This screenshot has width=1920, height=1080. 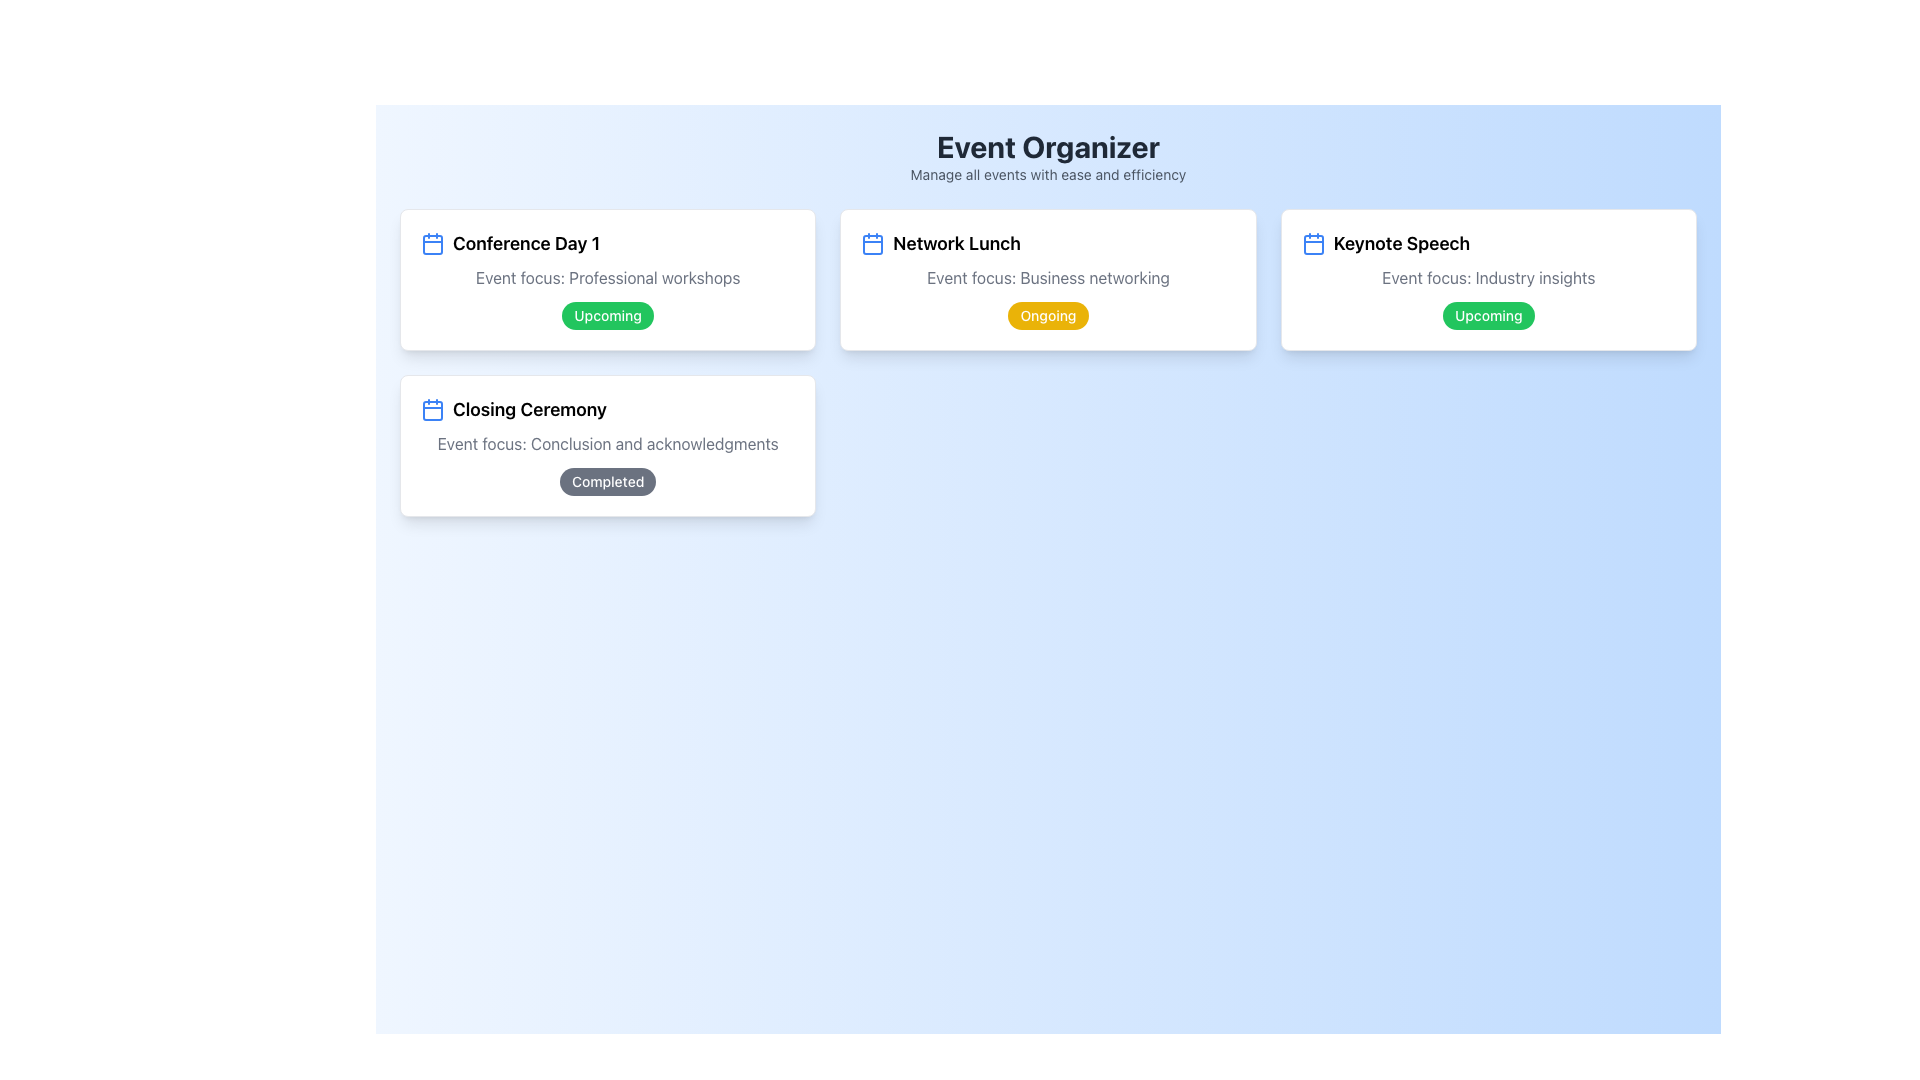 What do you see at coordinates (1047, 277) in the screenshot?
I see `the text label that reads 'Event focus: Business networking' located within the 'Network Lunch' event card` at bounding box center [1047, 277].